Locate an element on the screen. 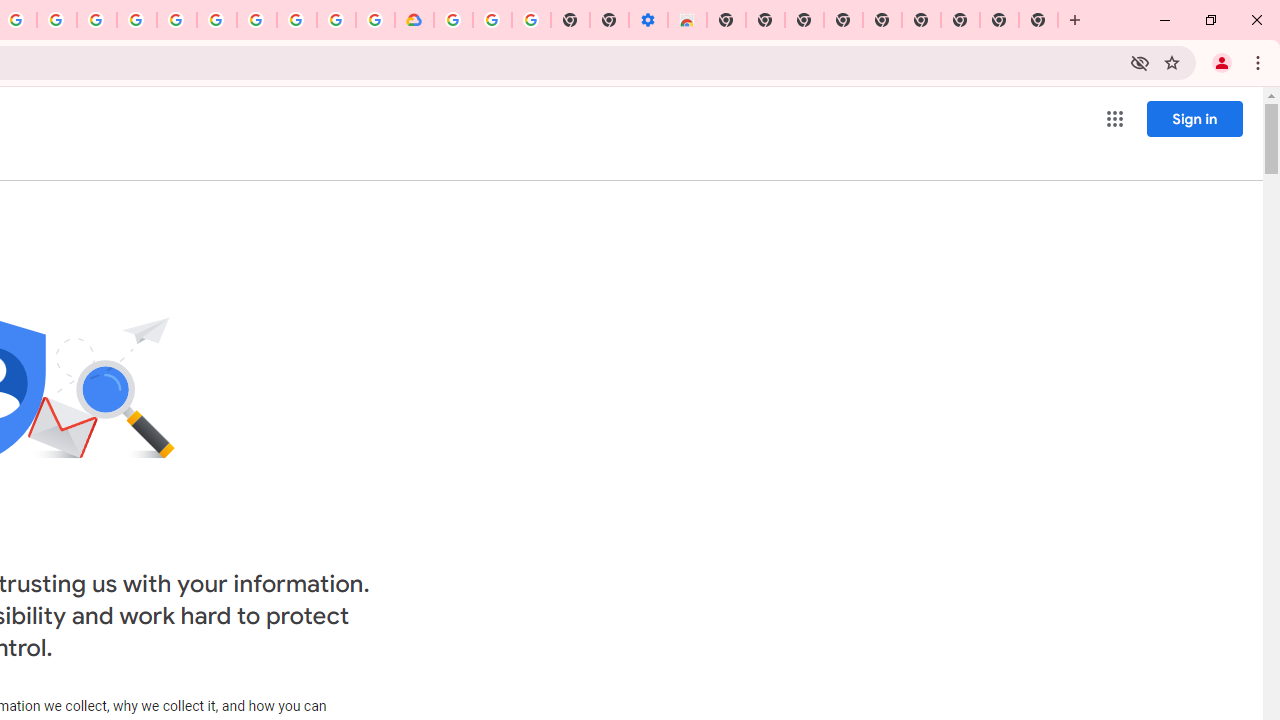 The width and height of the screenshot is (1280, 720). 'Minimize' is located at coordinates (1165, 20).